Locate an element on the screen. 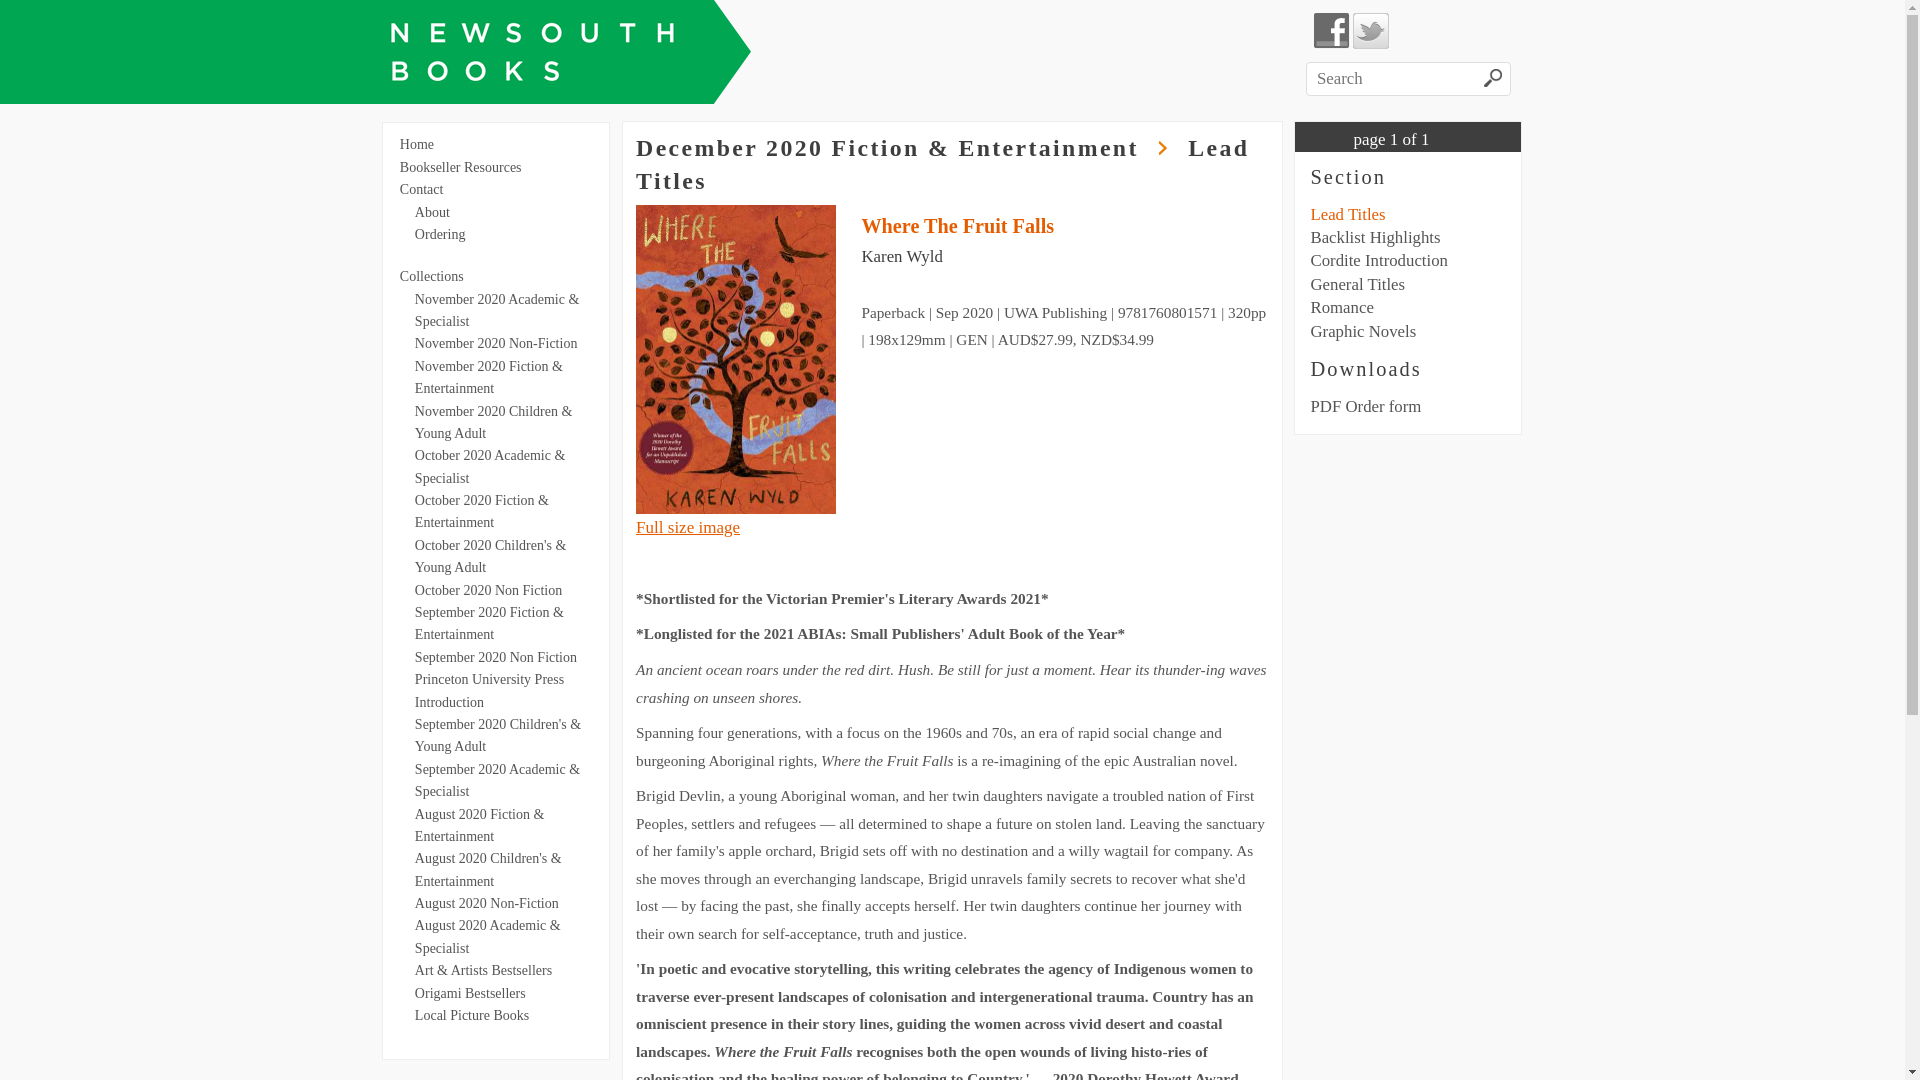 The width and height of the screenshot is (1920, 1080). 'November 2020 Fiction & Entertainment' is located at coordinates (489, 377).